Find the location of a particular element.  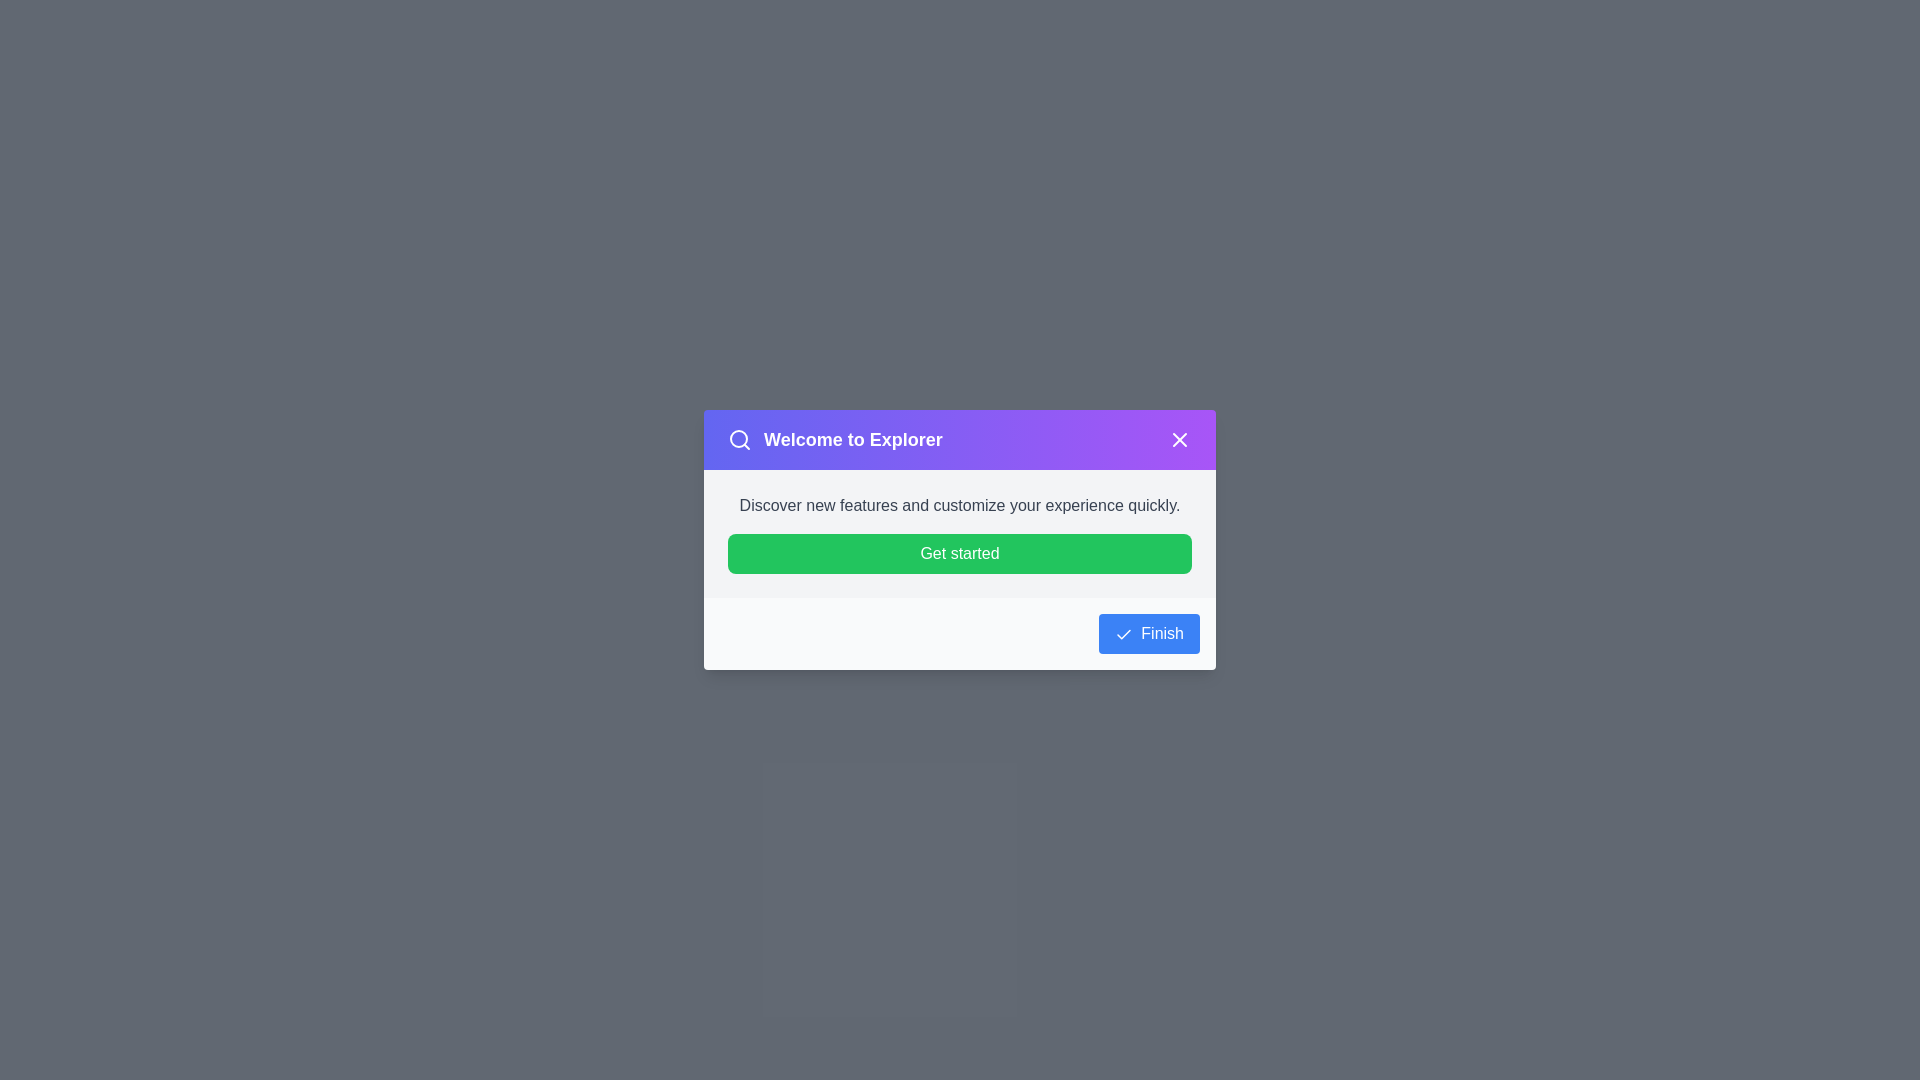

the 'Finish' button is located at coordinates (1148, 633).